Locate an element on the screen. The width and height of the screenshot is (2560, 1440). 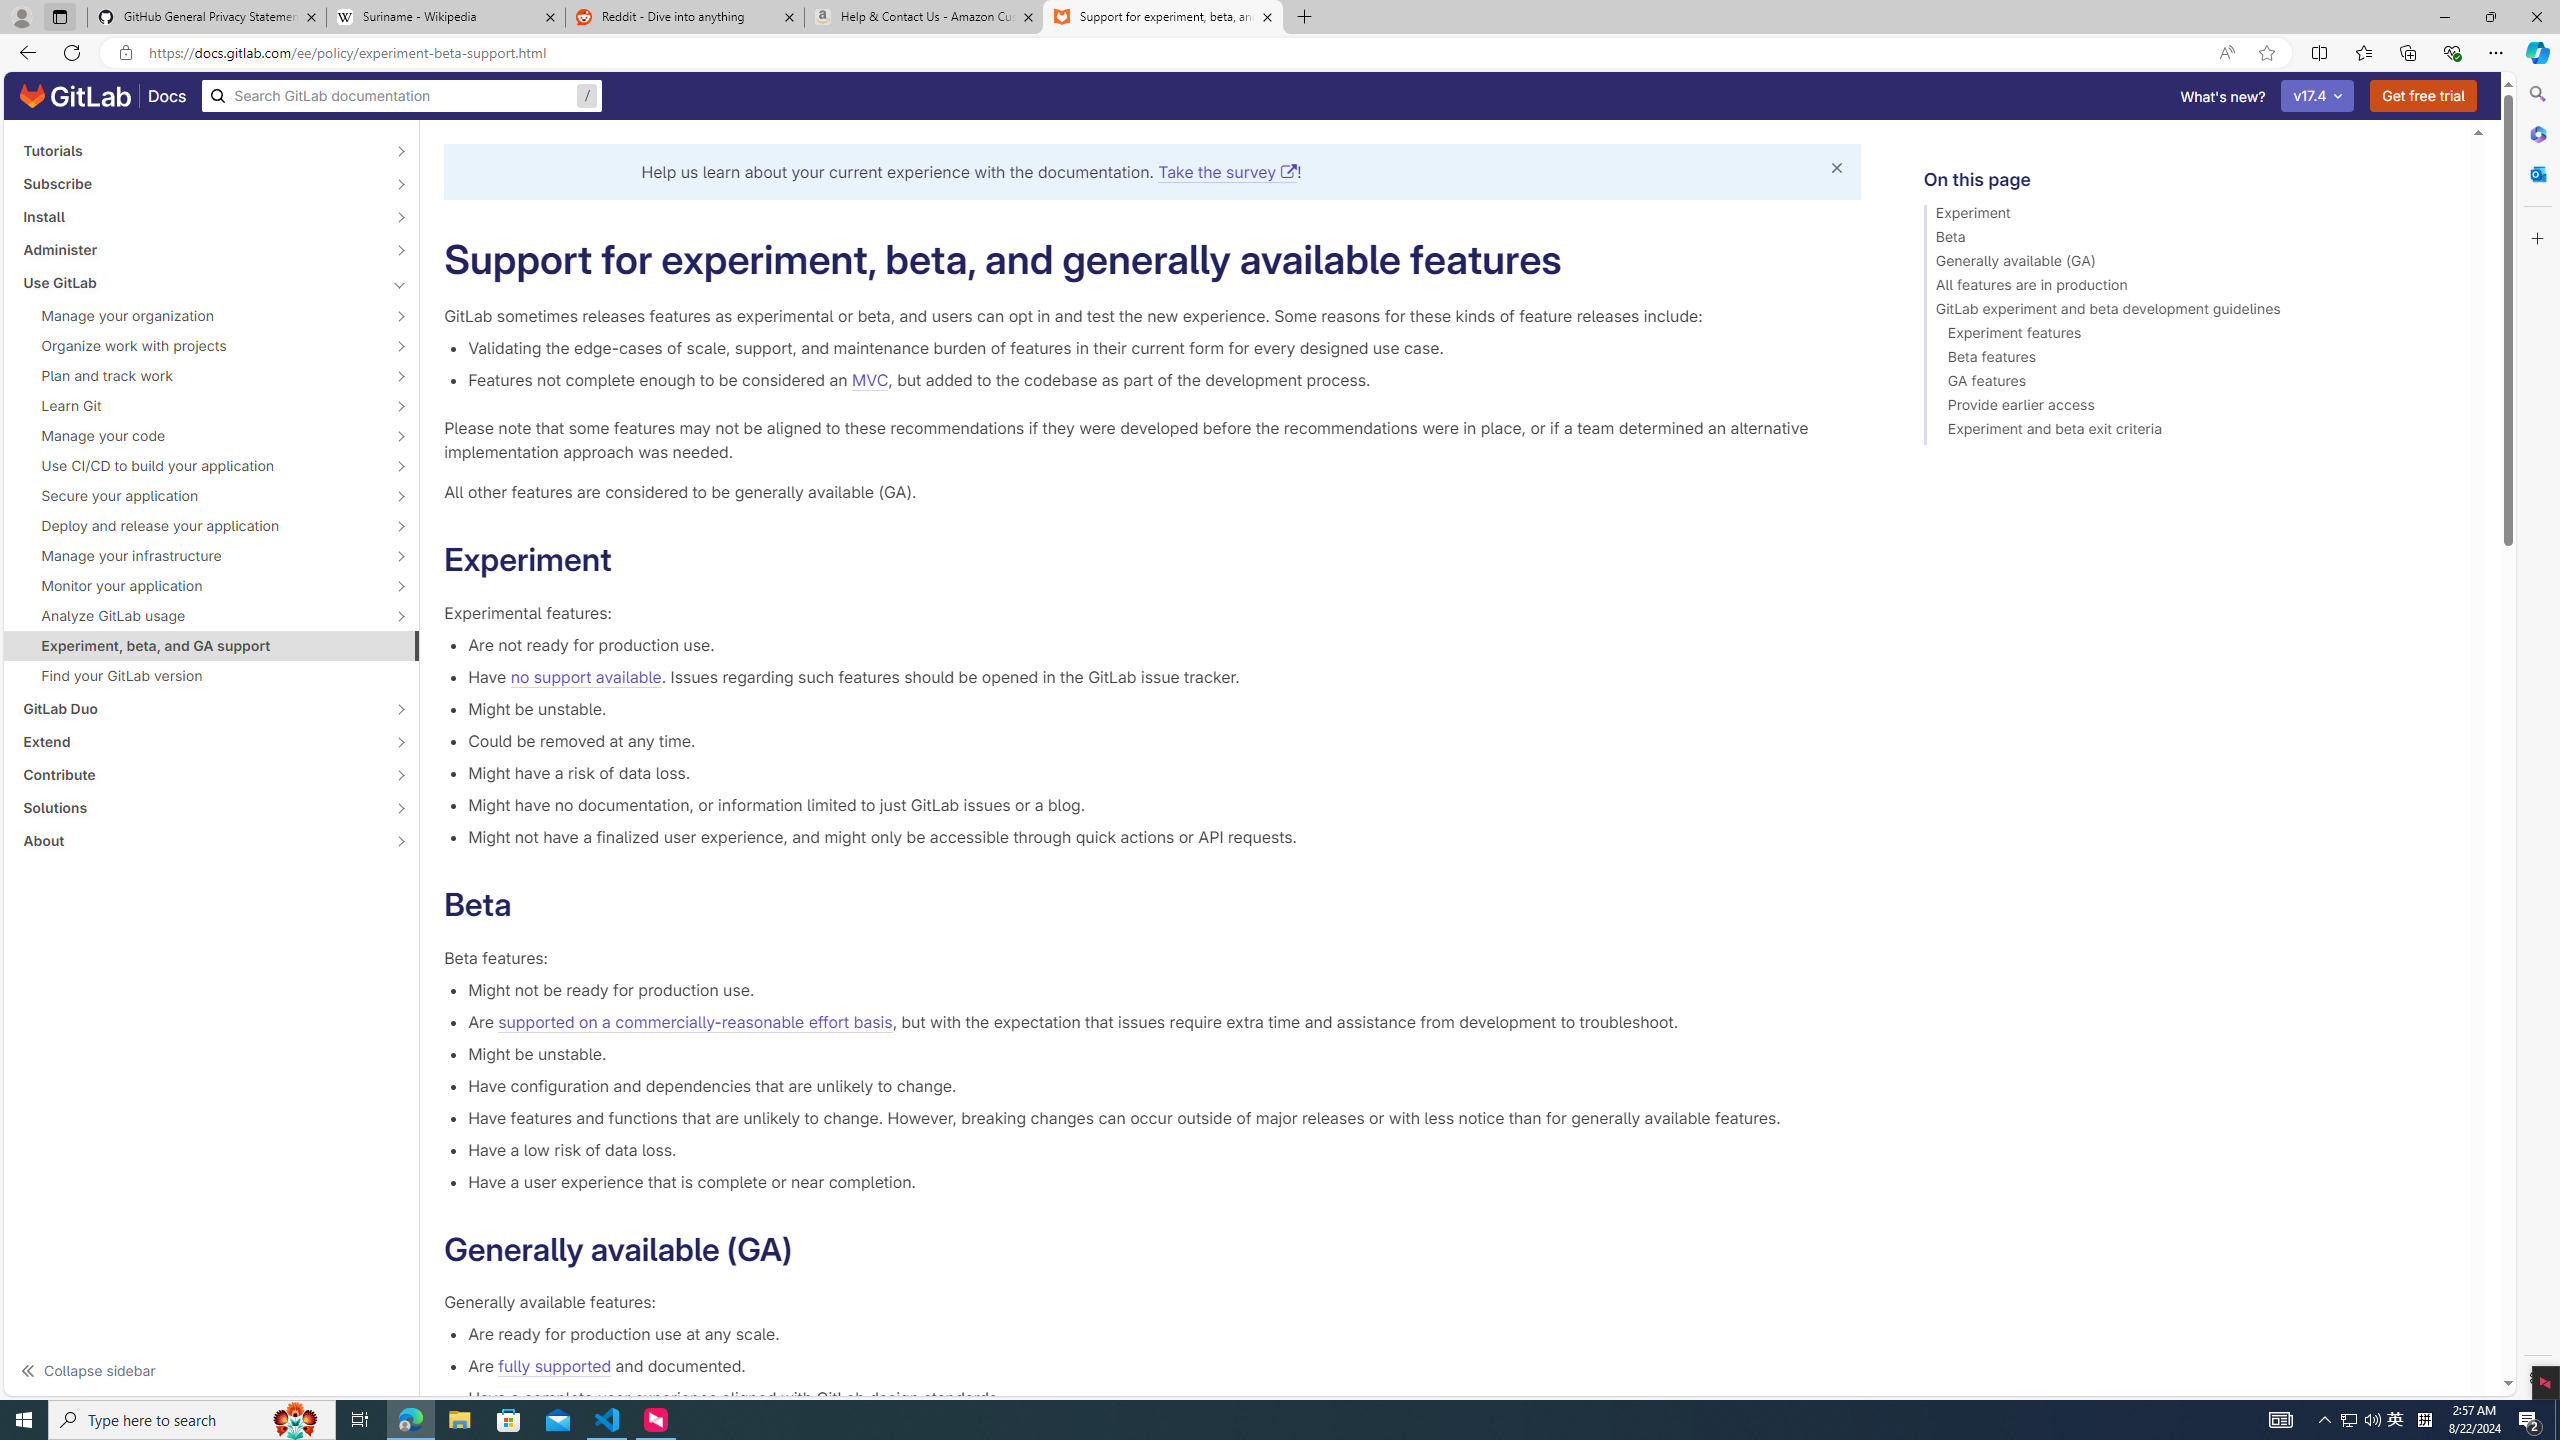
'Manage your infrastructure' is located at coordinates (199, 555).